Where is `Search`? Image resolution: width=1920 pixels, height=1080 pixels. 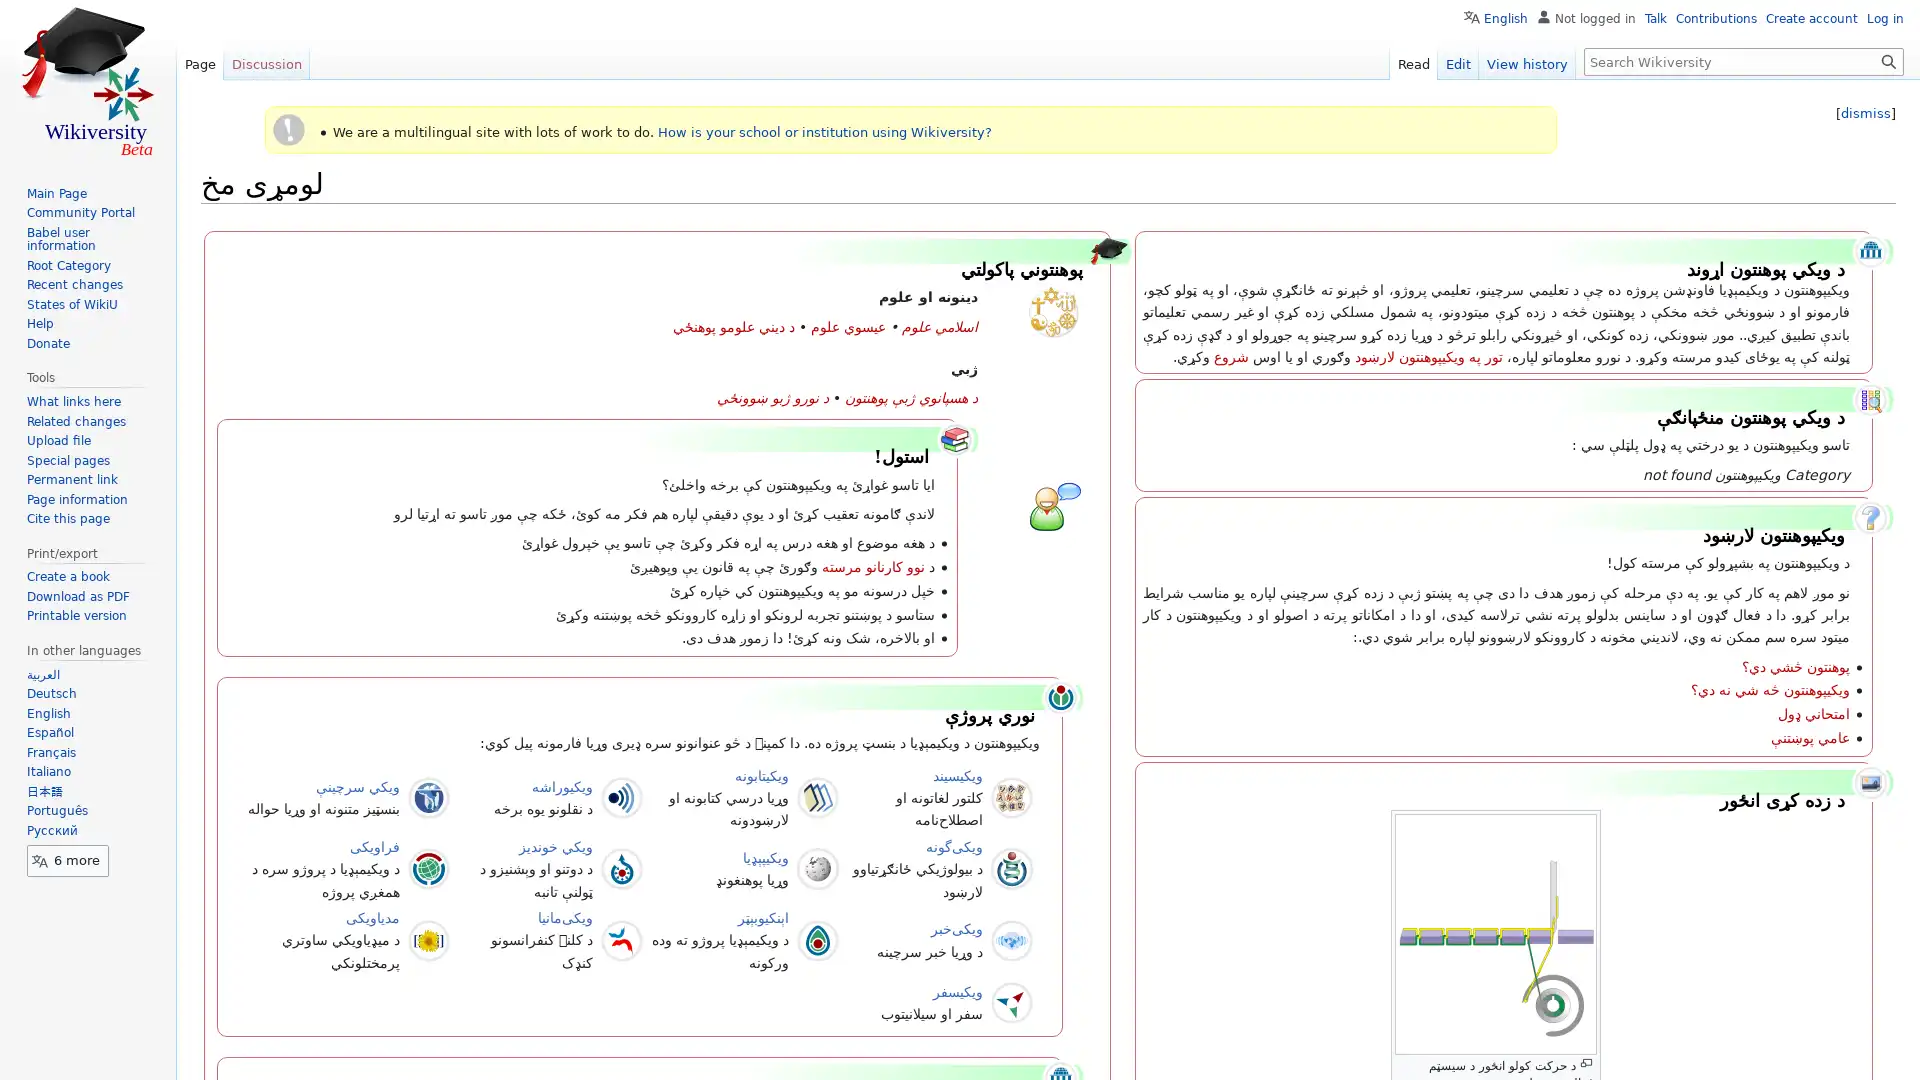 Search is located at coordinates (1888, 60).